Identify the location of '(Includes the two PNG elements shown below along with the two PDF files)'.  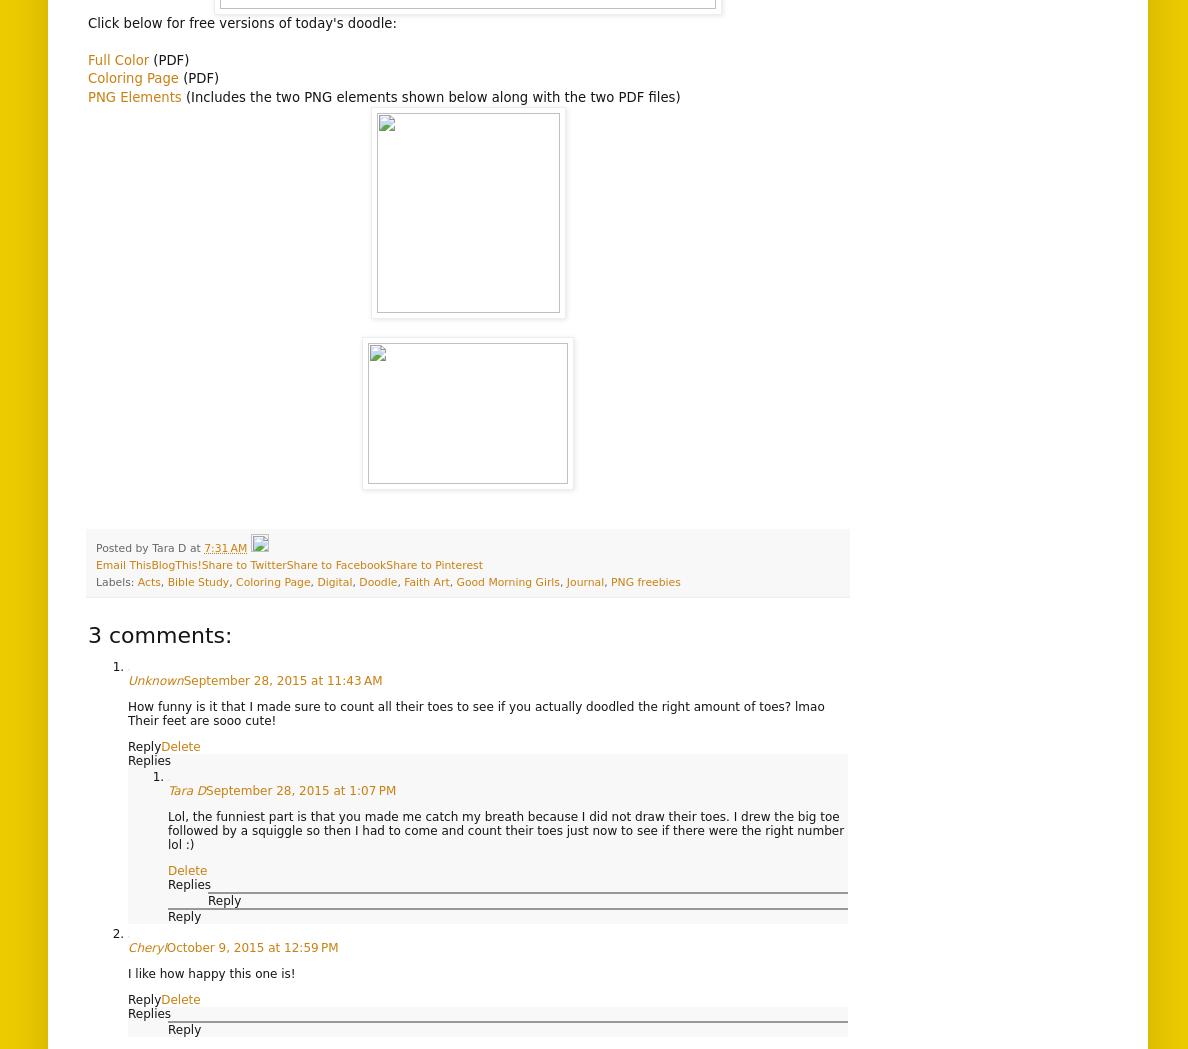
(429, 95).